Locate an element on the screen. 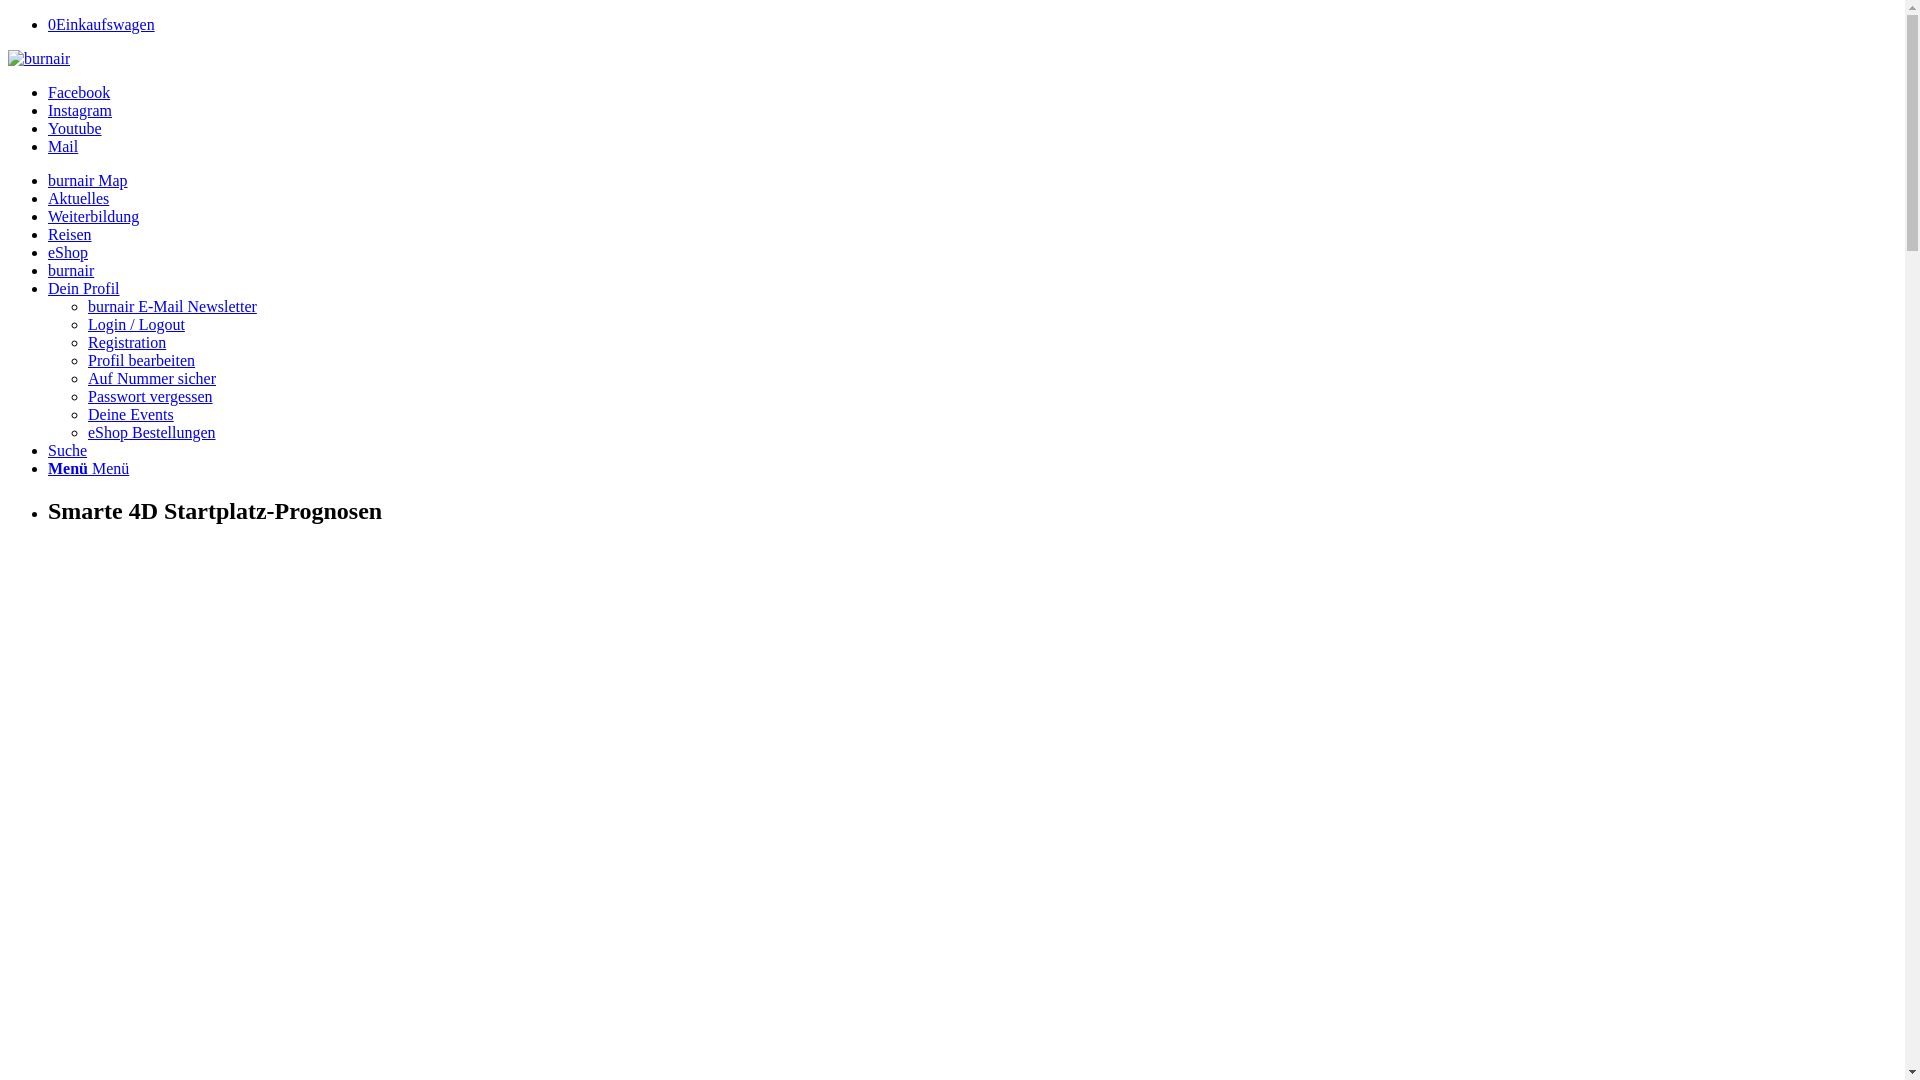 This screenshot has height=1080, width=1920. 'Facebook' is located at coordinates (48, 92).